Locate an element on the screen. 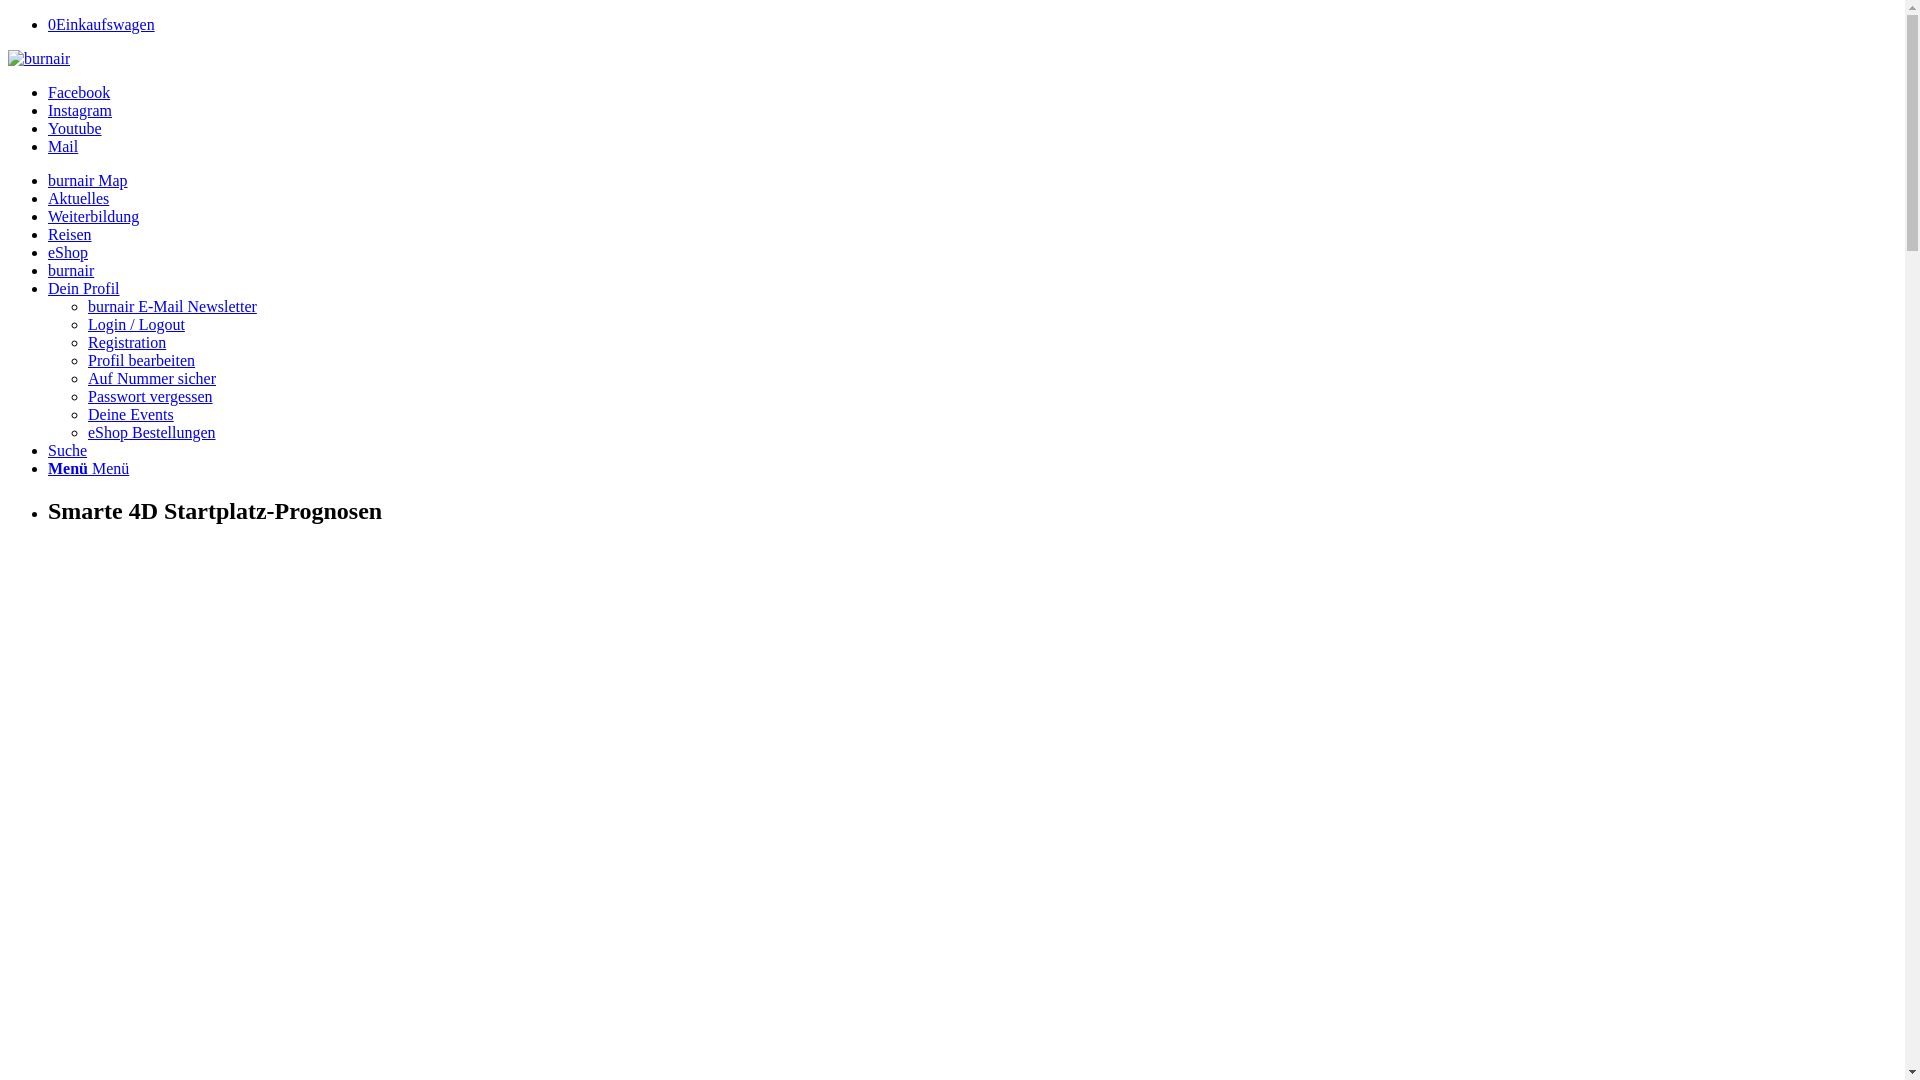 This screenshot has height=1080, width=1920. 'Facebook' is located at coordinates (48, 92).